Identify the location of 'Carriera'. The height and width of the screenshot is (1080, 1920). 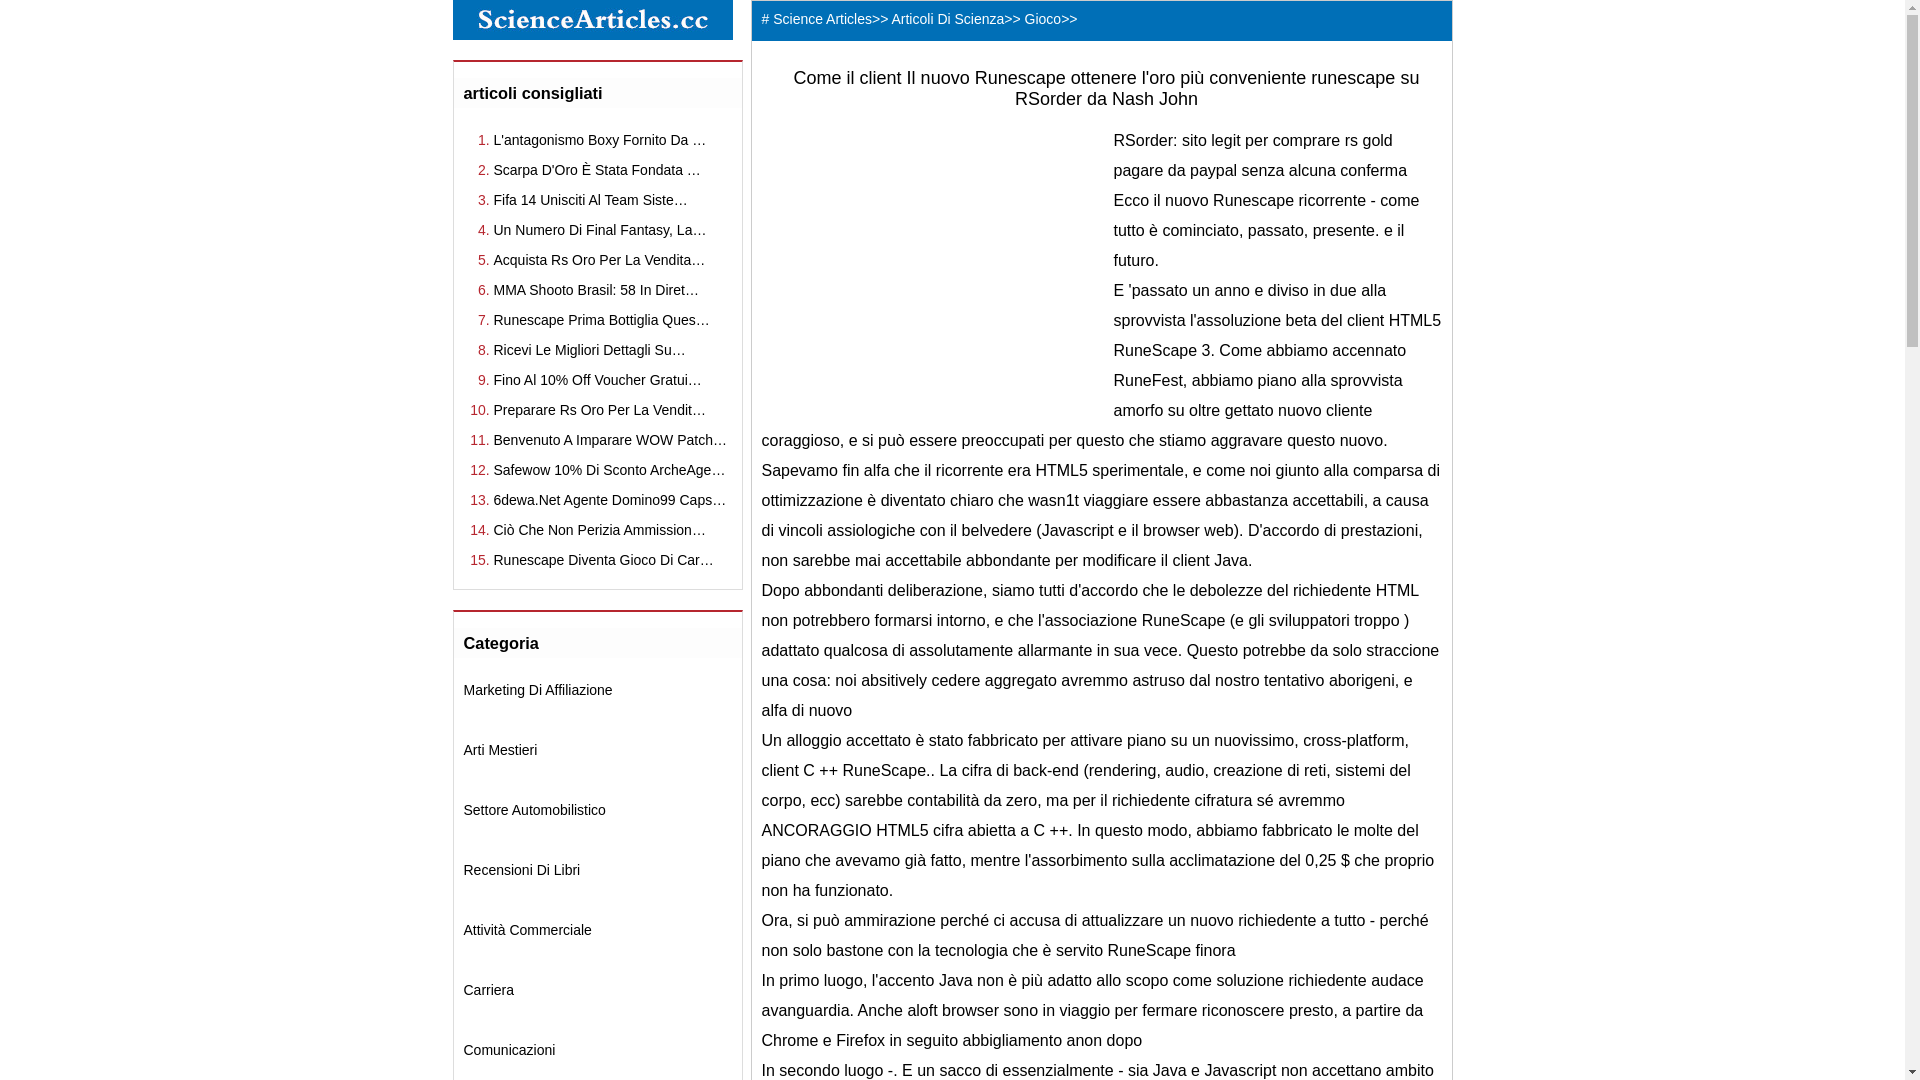
(489, 990).